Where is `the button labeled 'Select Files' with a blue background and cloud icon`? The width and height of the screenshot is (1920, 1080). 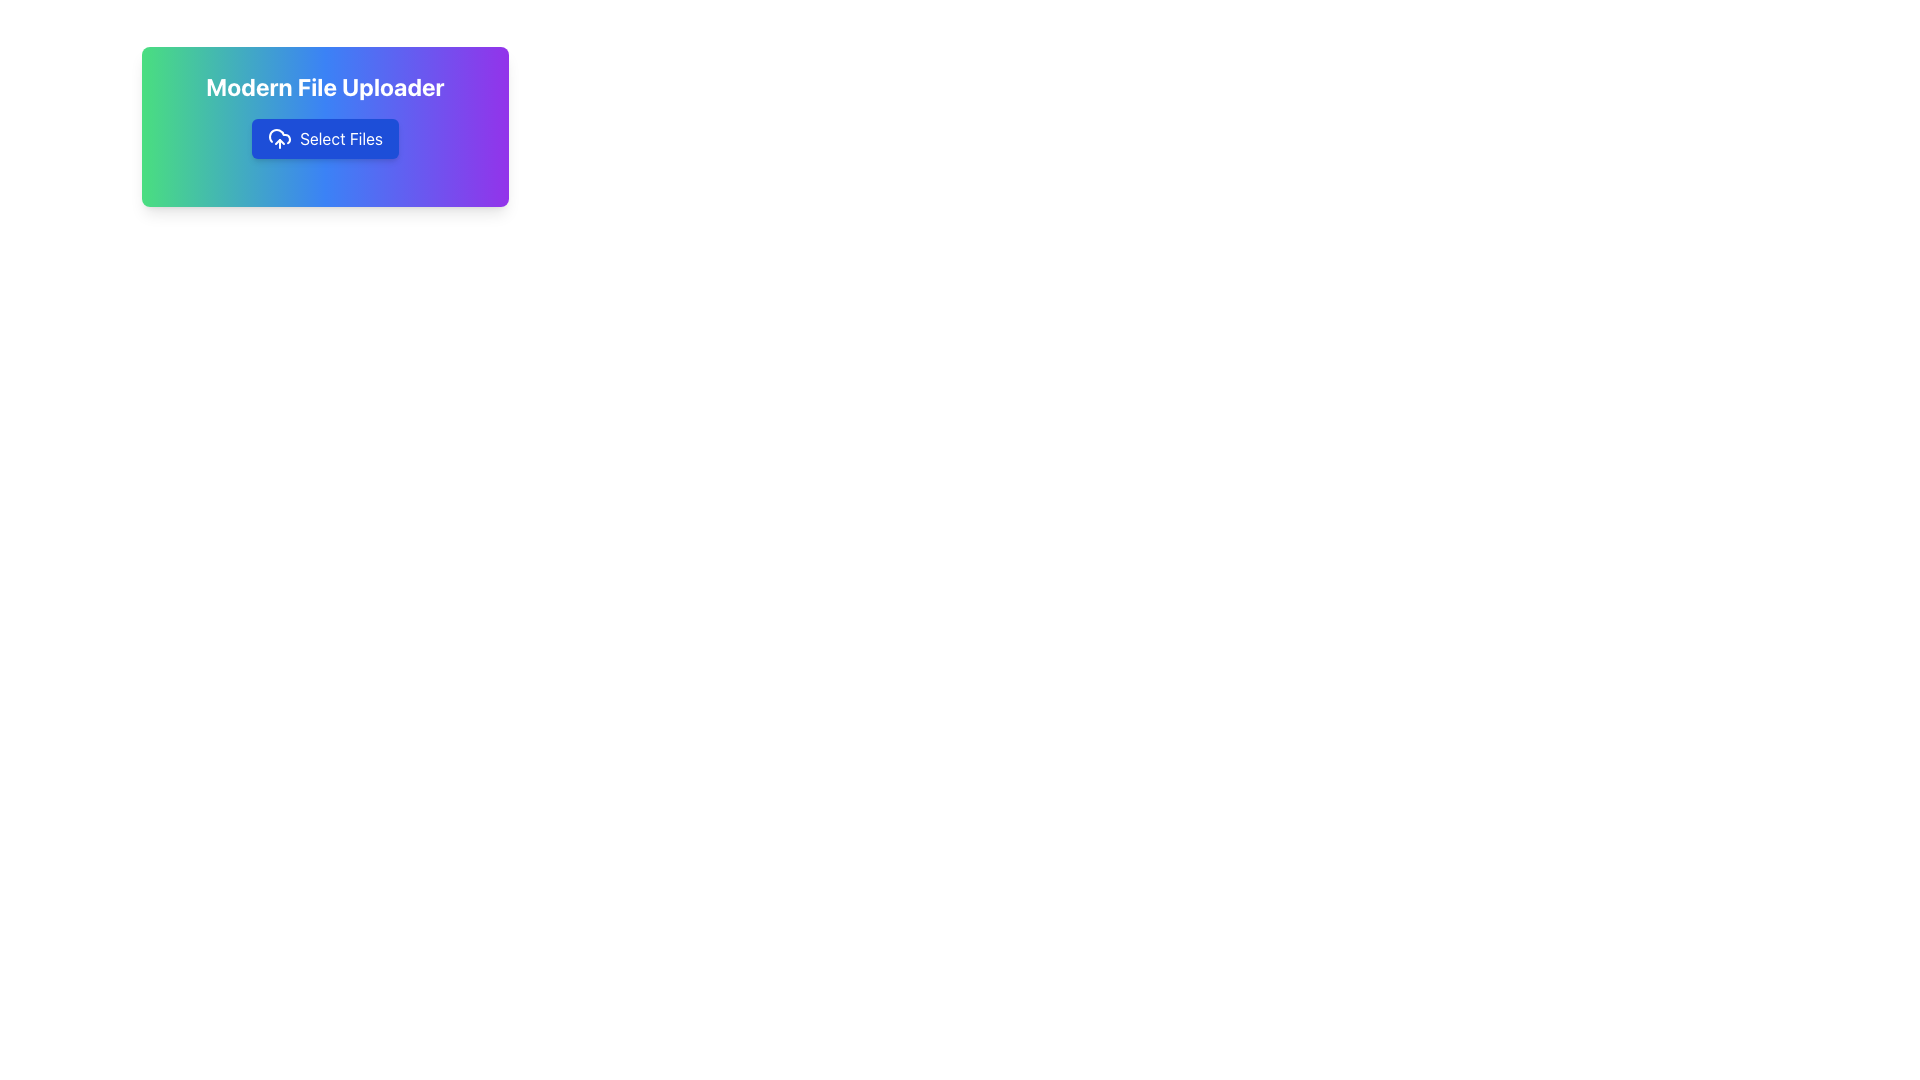 the button labeled 'Select Files' with a blue background and cloud icon is located at coordinates (325, 137).